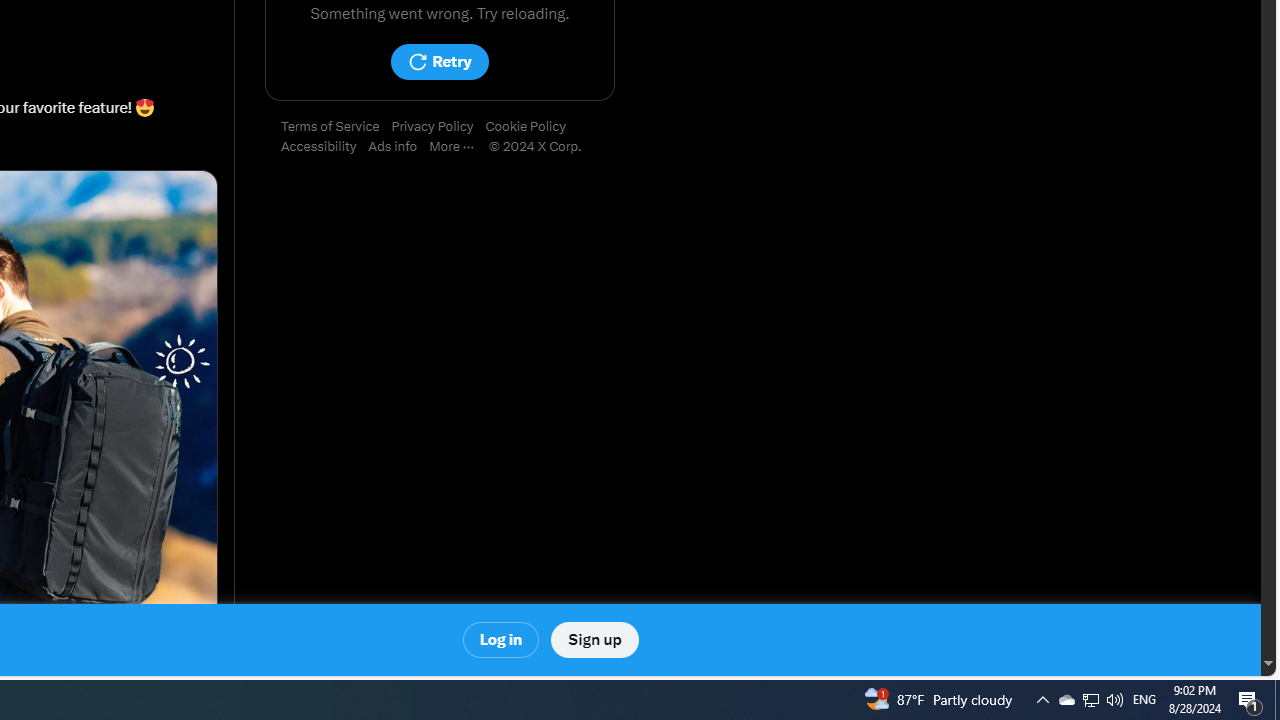 This screenshot has width=1280, height=720. I want to click on 'Privacy Policy', so click(437, 127).